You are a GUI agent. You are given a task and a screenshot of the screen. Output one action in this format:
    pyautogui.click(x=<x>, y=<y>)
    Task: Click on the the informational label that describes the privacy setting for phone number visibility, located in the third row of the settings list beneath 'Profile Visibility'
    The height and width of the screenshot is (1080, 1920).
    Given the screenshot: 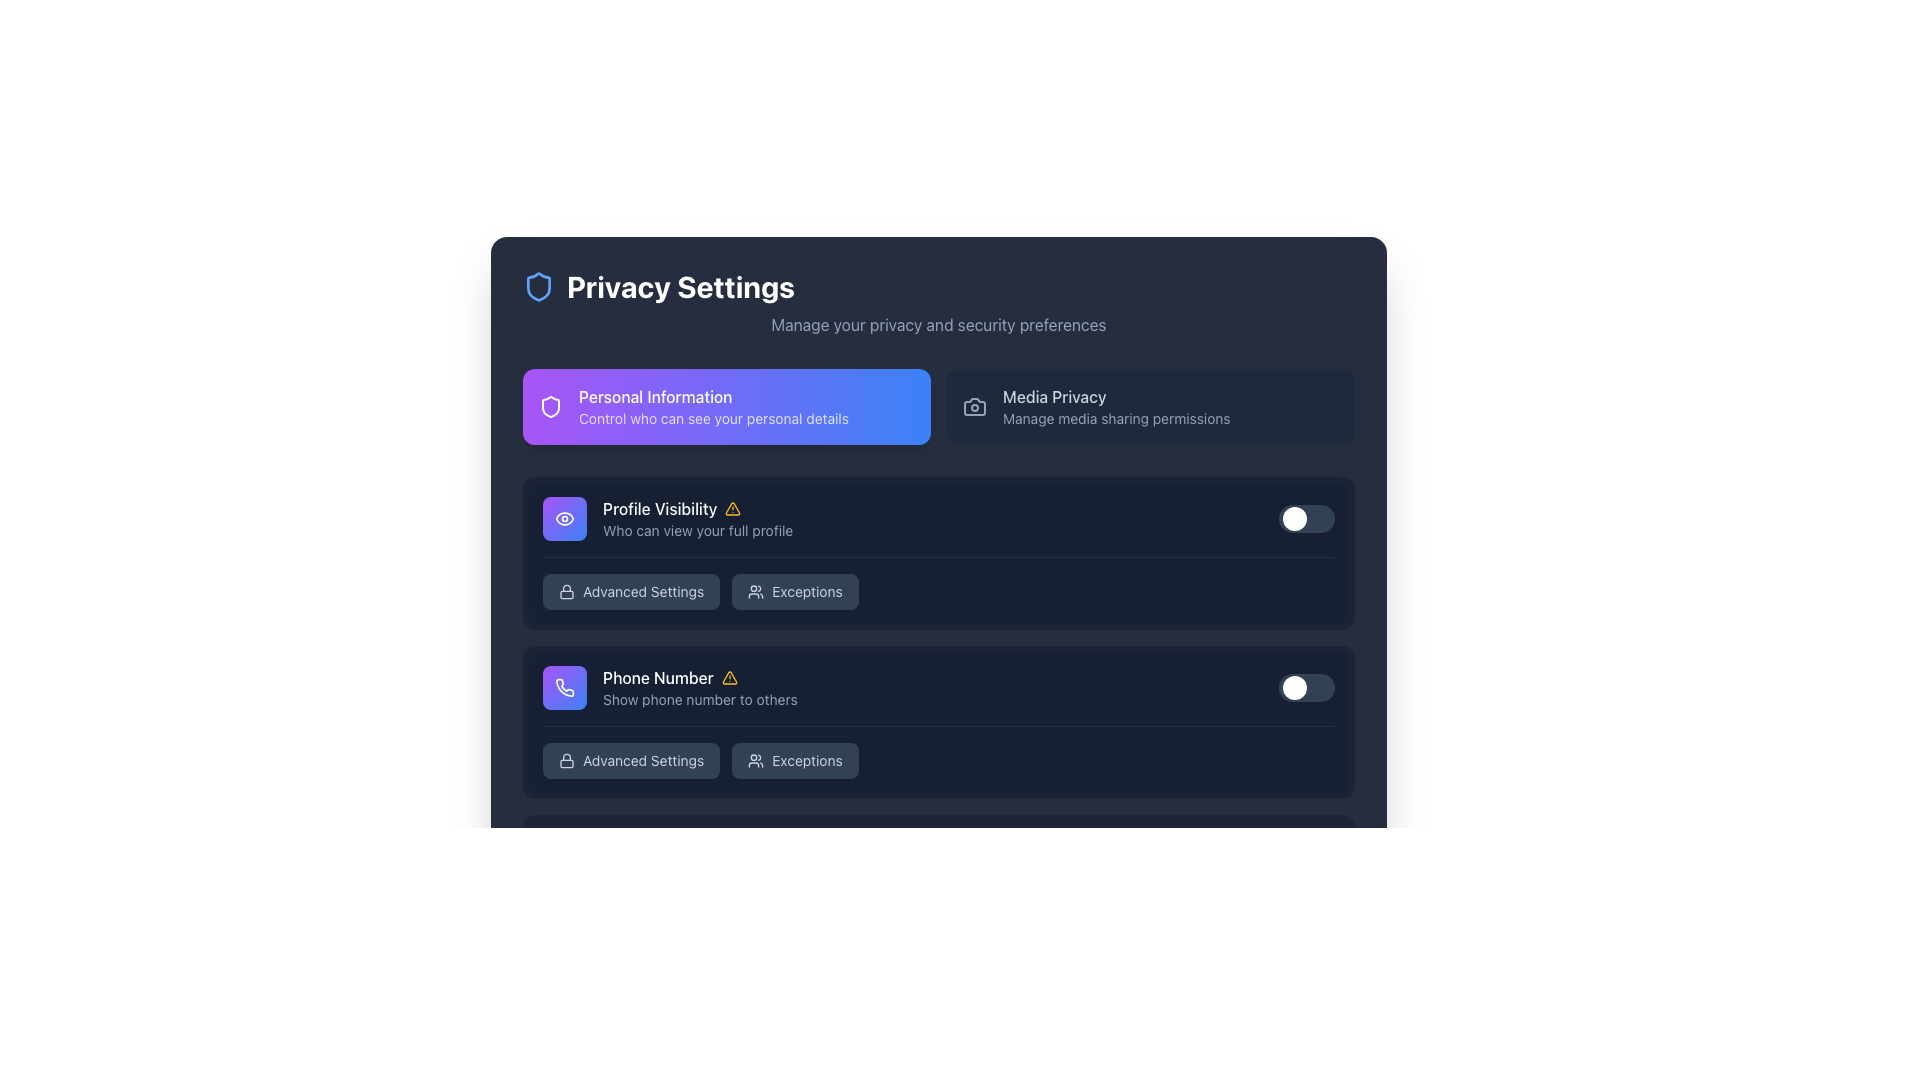 What is the action you would take?
    pyautogui.click(x=700, y=686)
    